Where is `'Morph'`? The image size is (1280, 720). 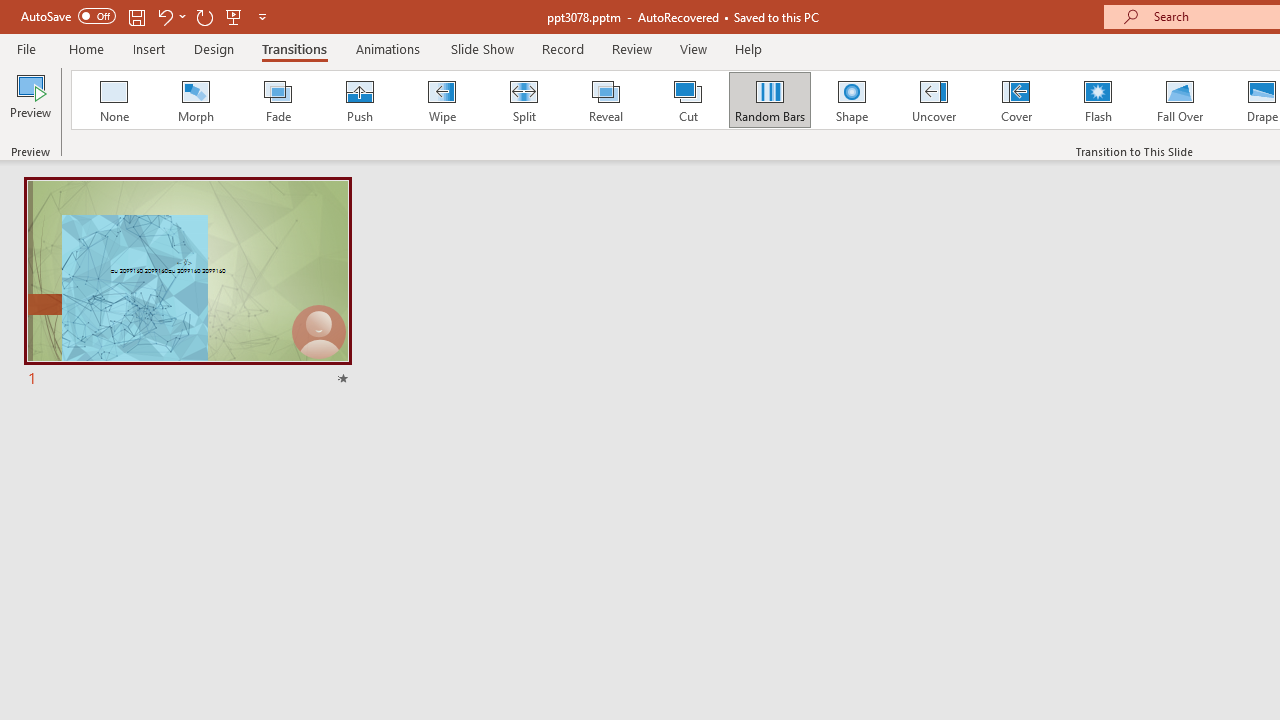 'Morph' is located at coordinates (195, 100).